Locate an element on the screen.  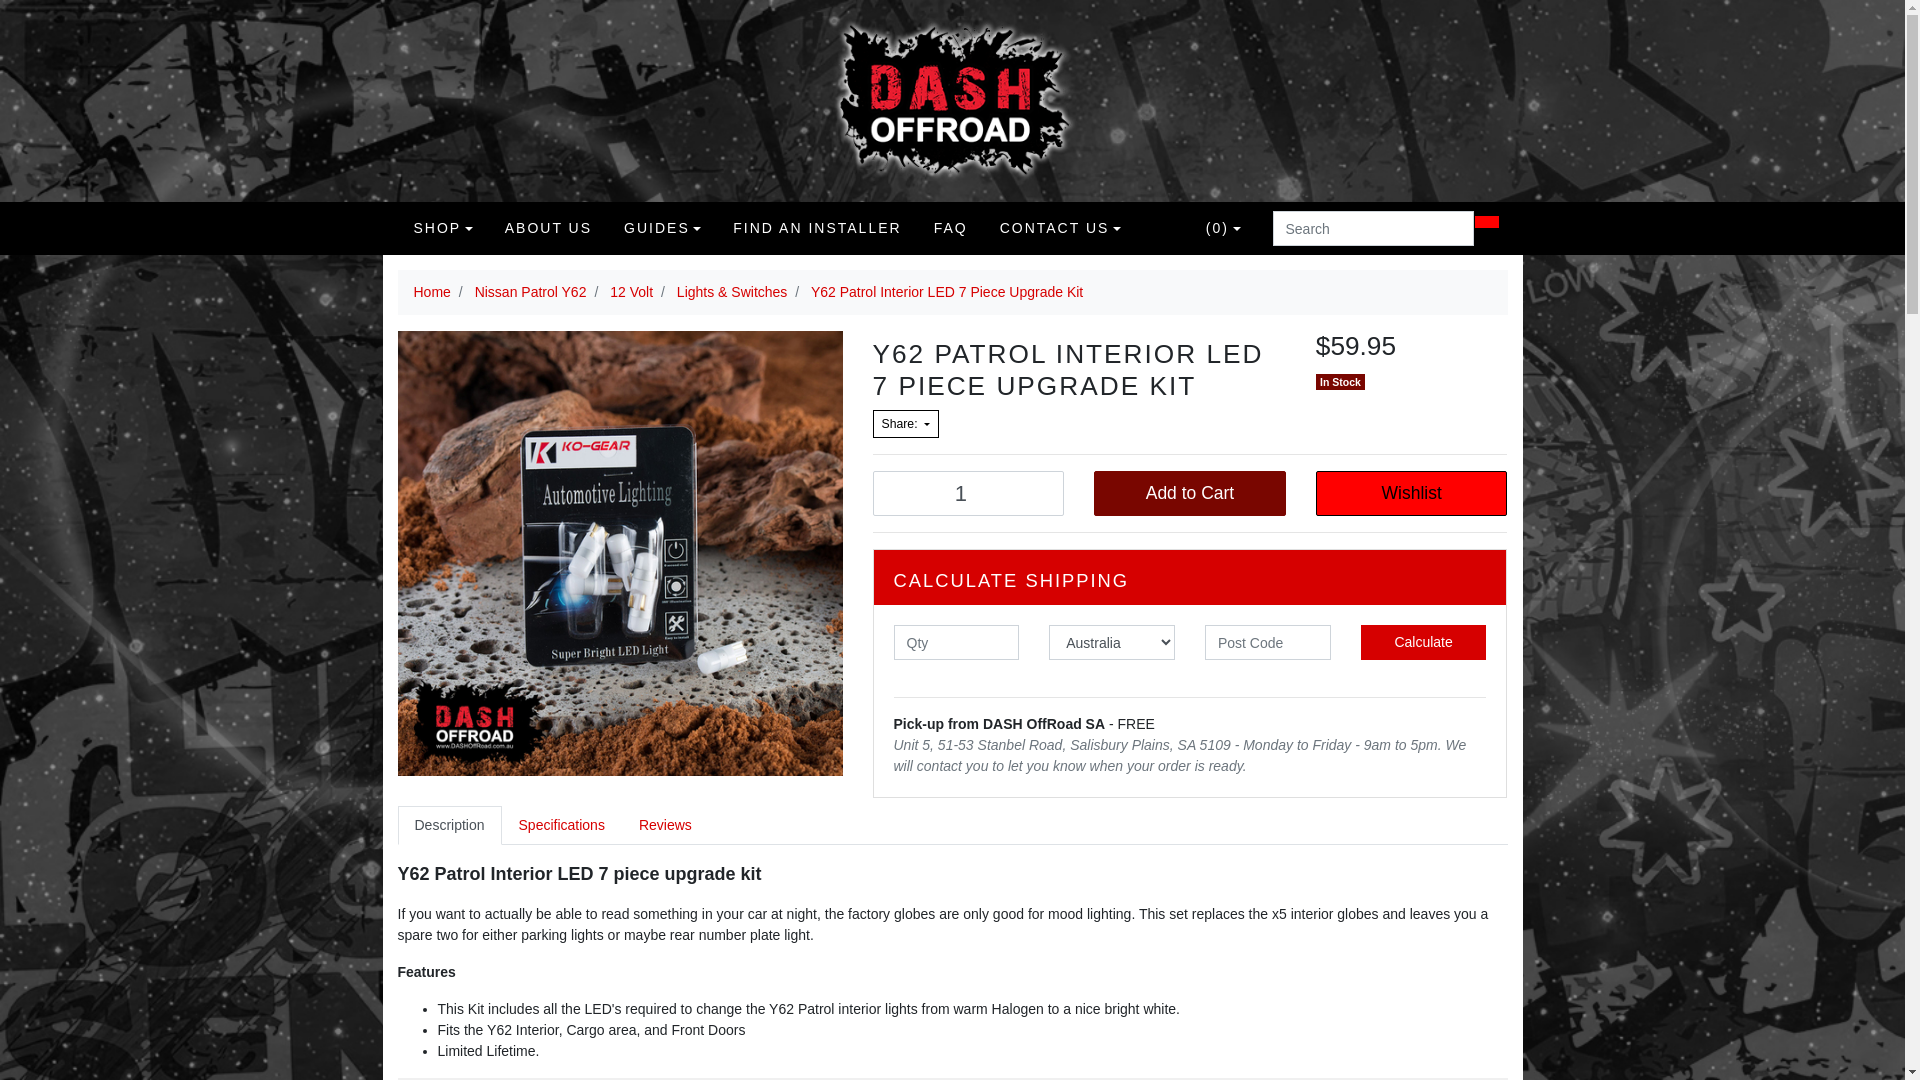
'Add to Cart' is located at coordinates (1190, 493).